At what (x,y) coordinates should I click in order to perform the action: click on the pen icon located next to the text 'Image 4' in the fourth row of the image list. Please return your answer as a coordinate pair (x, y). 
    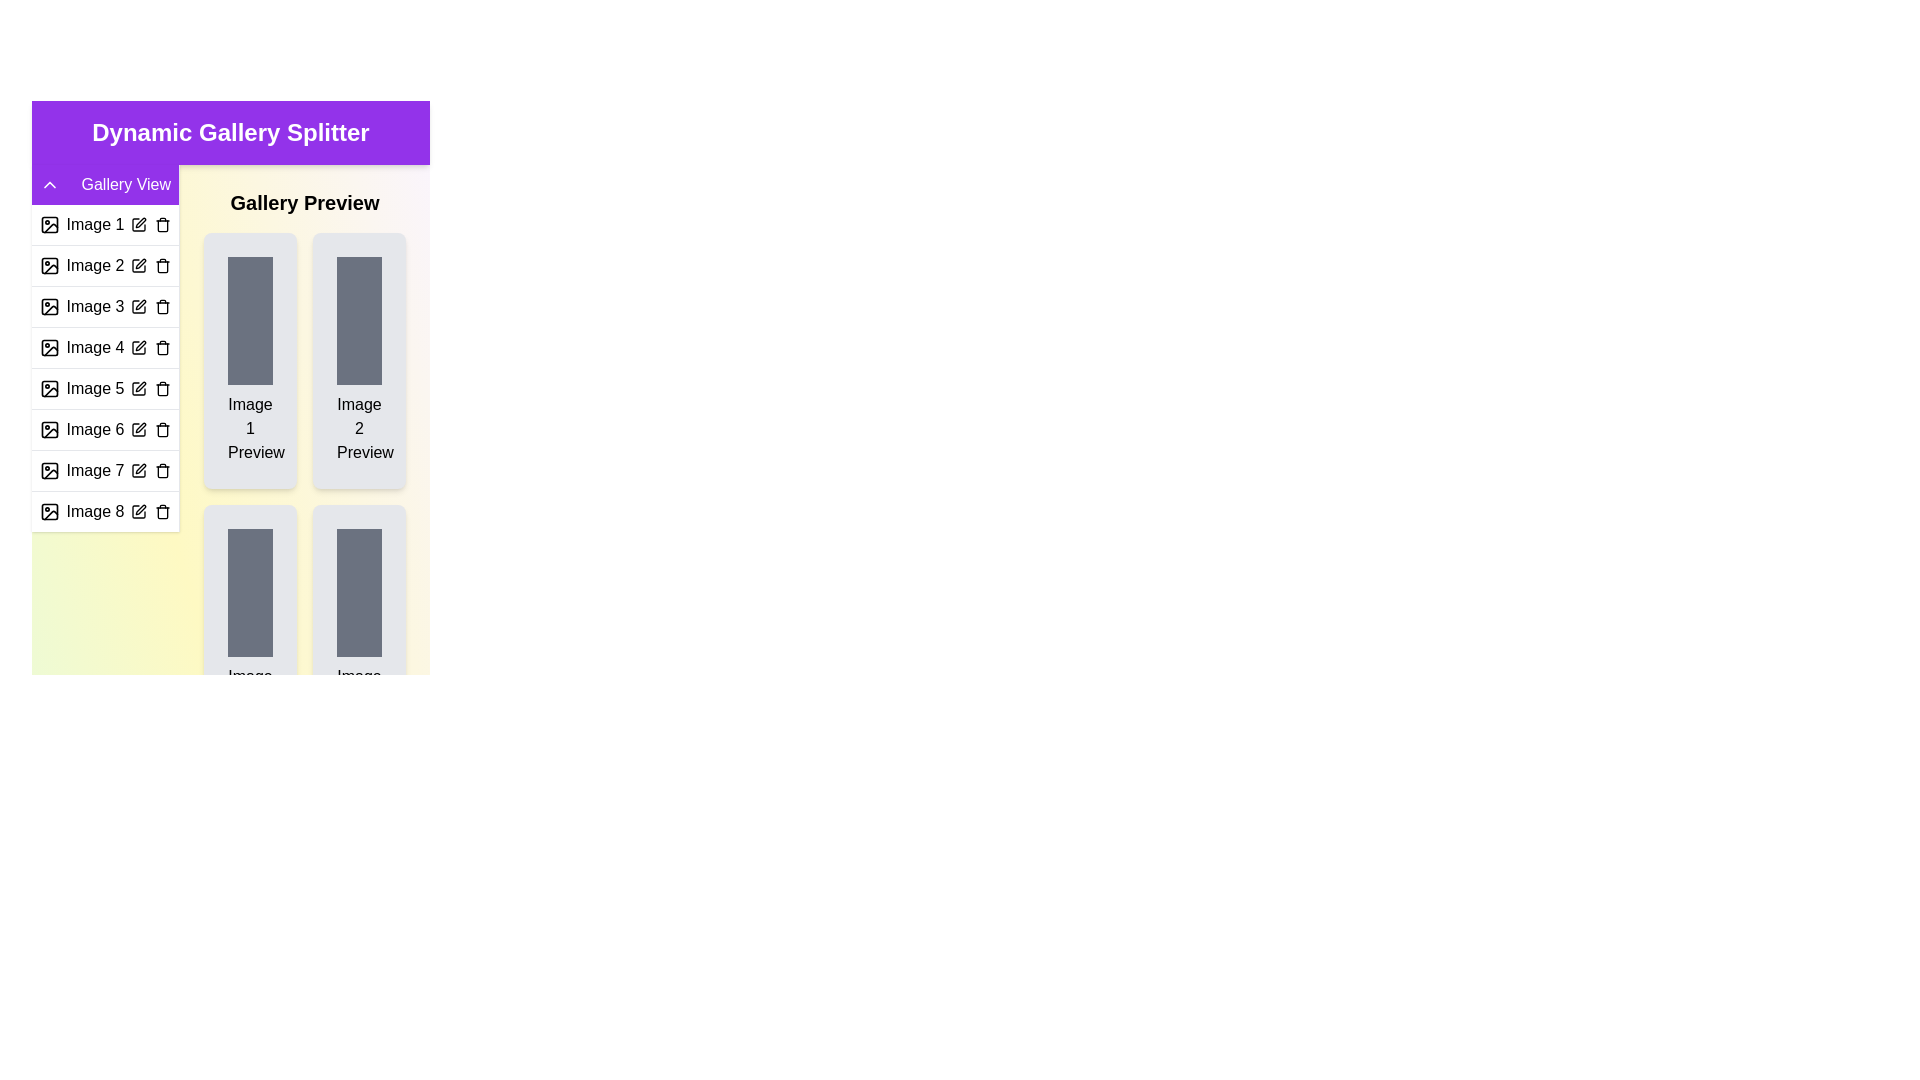
    Looking at the image, I should click on (138, 346).